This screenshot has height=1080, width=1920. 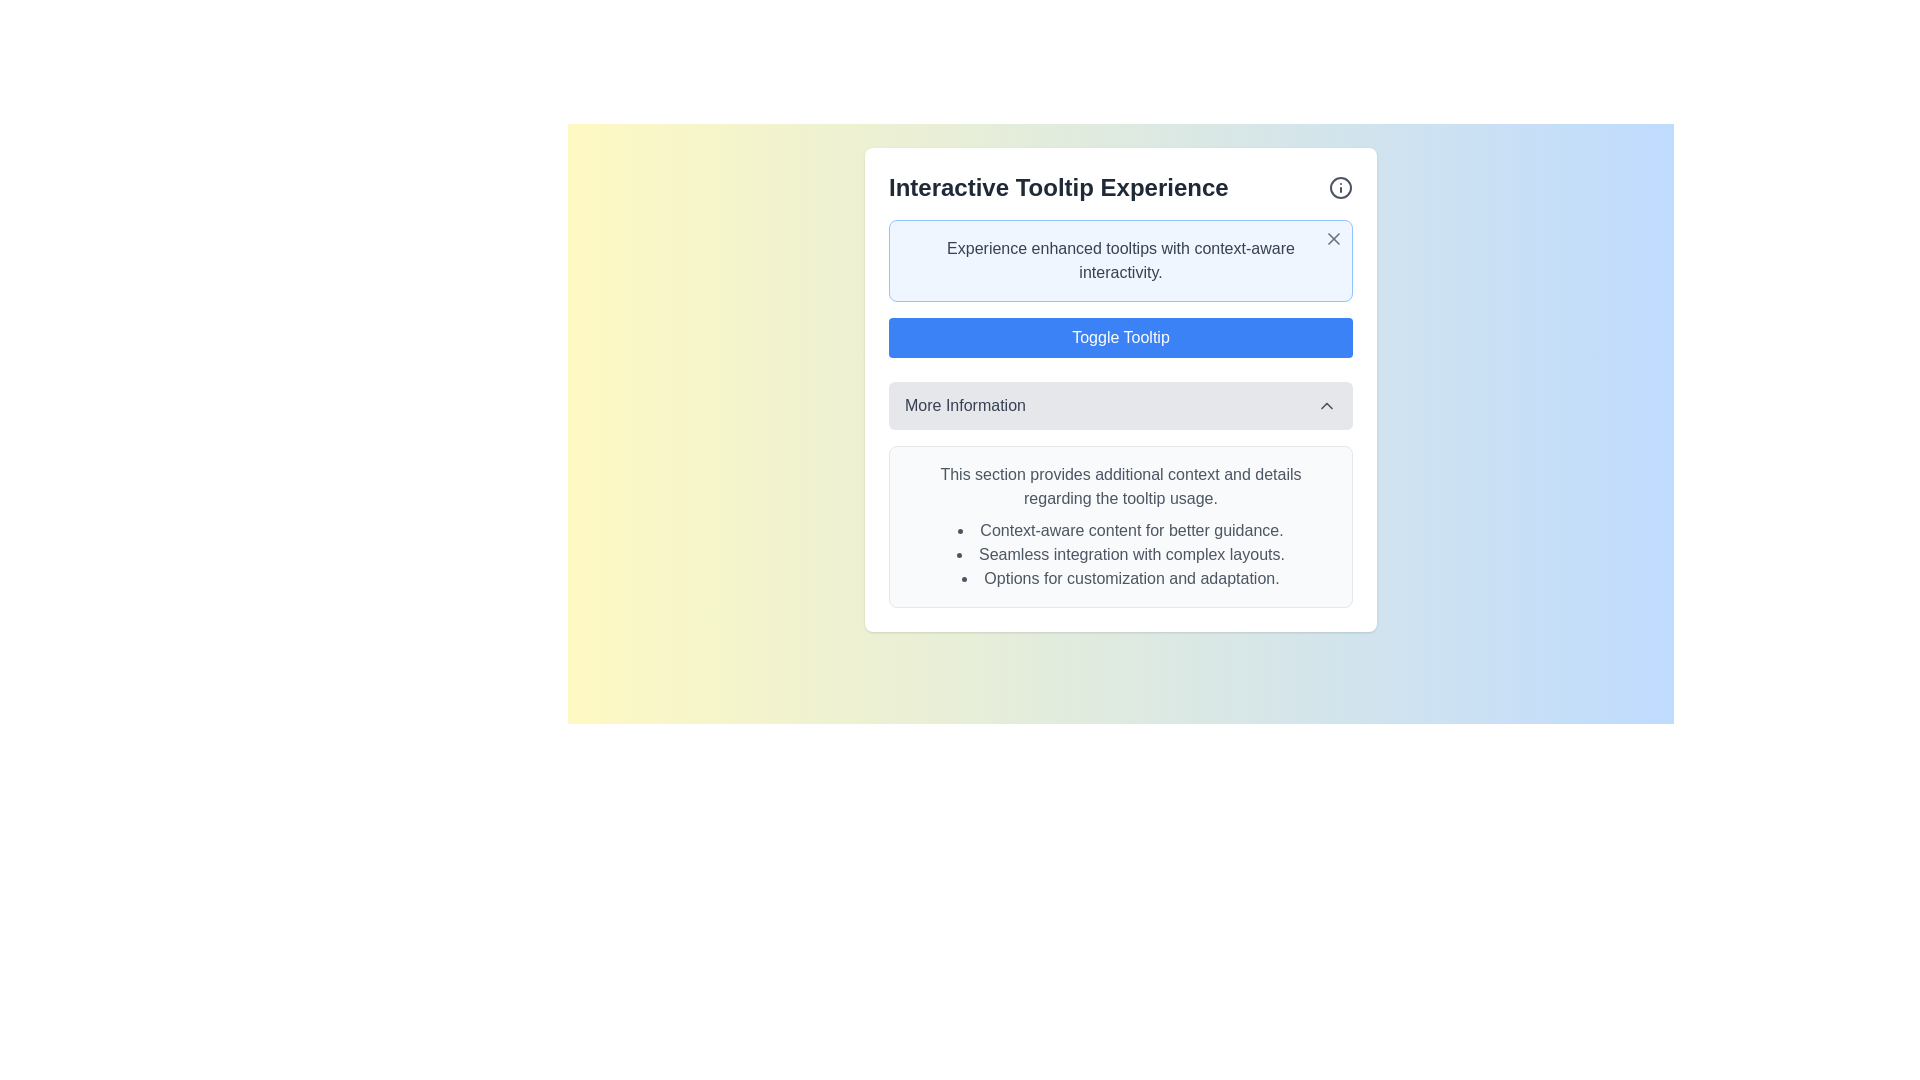 What do you see at coordinates (1121, 260) in the screenshot?
I see `the informational panel located centrally below the heading 'Interactive Tooltip Experience' and above the 'Toggle Tooltip' button` at bounding box center [1121, 260].